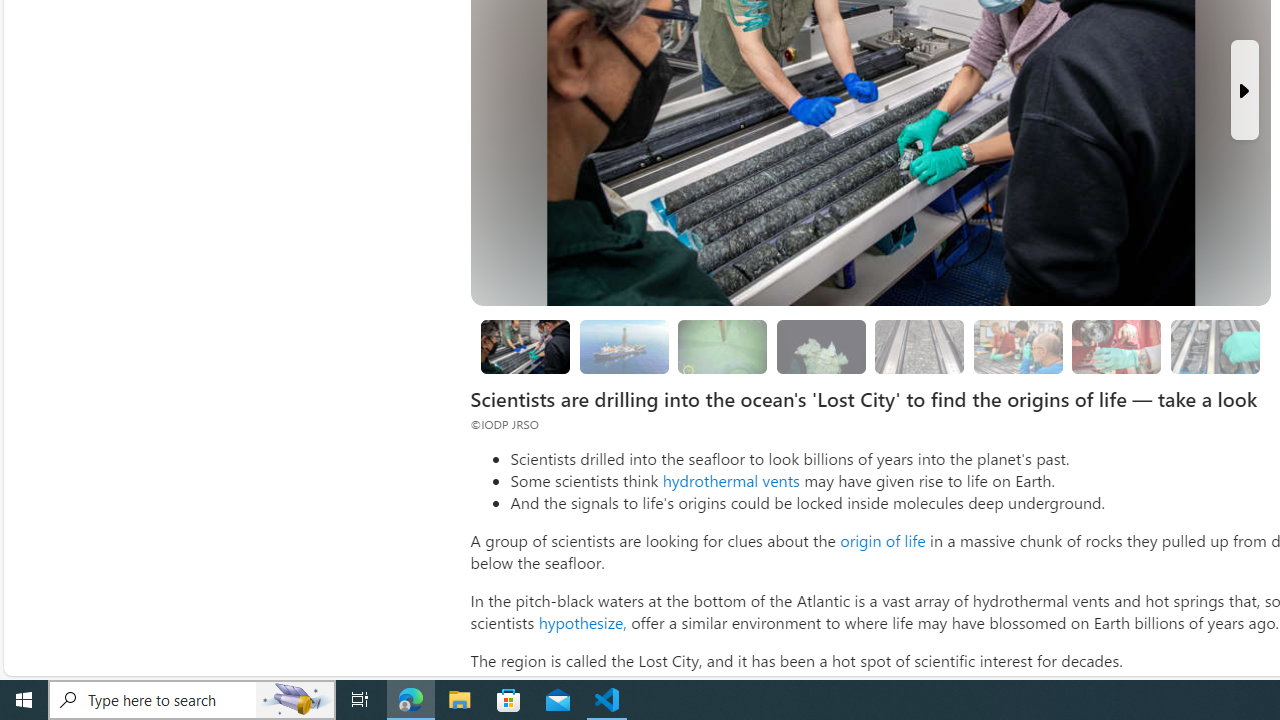  Describe the element at coordinates (821, 345) in the screenshot. I see `'The Lost City could hold clues to the origin of life.'` at that location.